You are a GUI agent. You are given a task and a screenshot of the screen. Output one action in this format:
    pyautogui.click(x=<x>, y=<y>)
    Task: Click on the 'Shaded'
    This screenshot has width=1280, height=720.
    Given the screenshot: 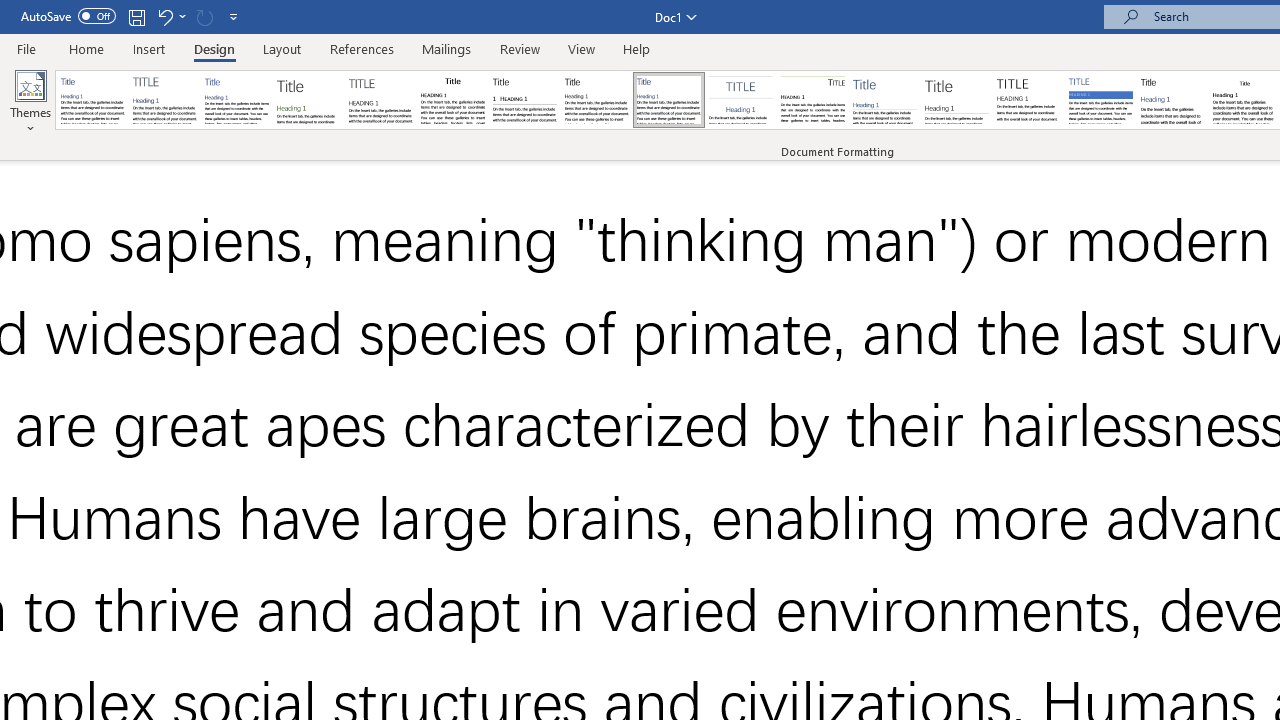 What is the action you would take?
    pyautogui.click(x=1099, y=100)
    